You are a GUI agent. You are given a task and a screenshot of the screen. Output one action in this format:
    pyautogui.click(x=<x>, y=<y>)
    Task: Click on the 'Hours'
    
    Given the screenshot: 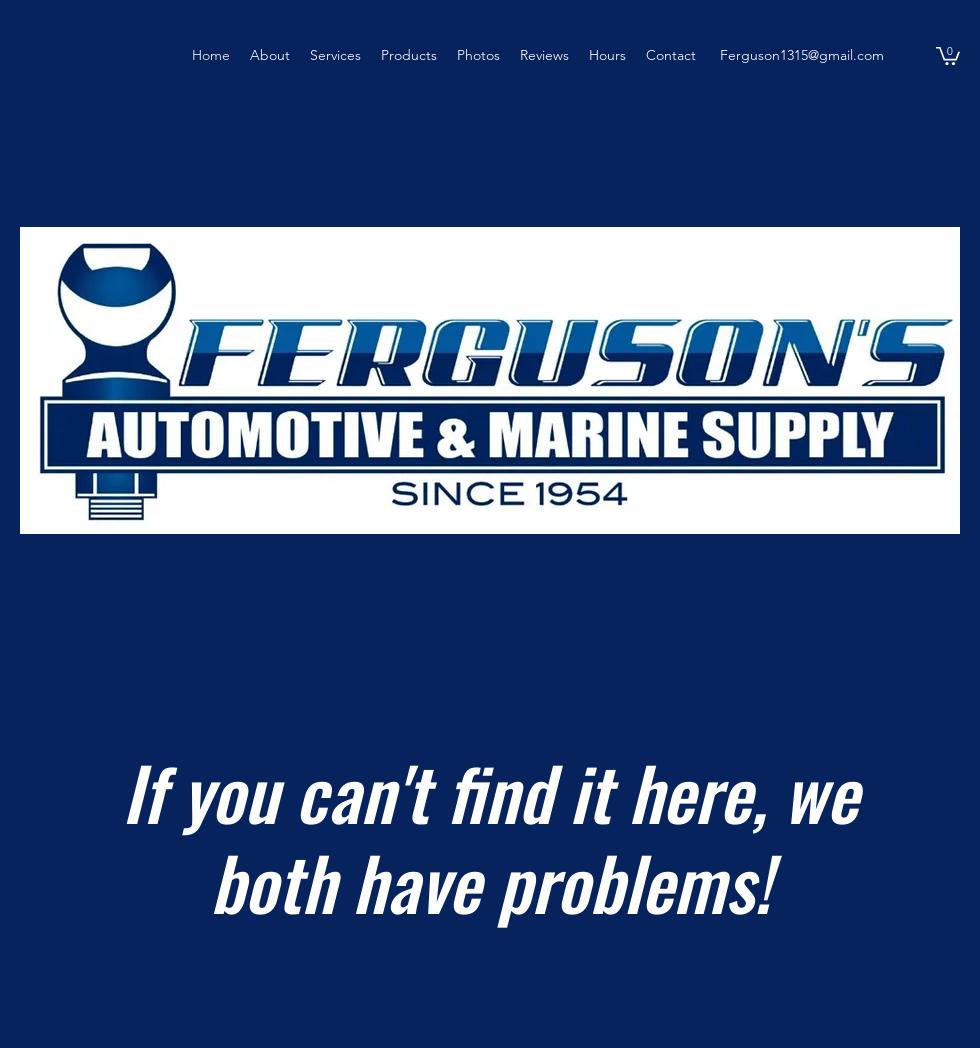 What is the action you would take?
    pyautogui.click(x=607, y=55)
    